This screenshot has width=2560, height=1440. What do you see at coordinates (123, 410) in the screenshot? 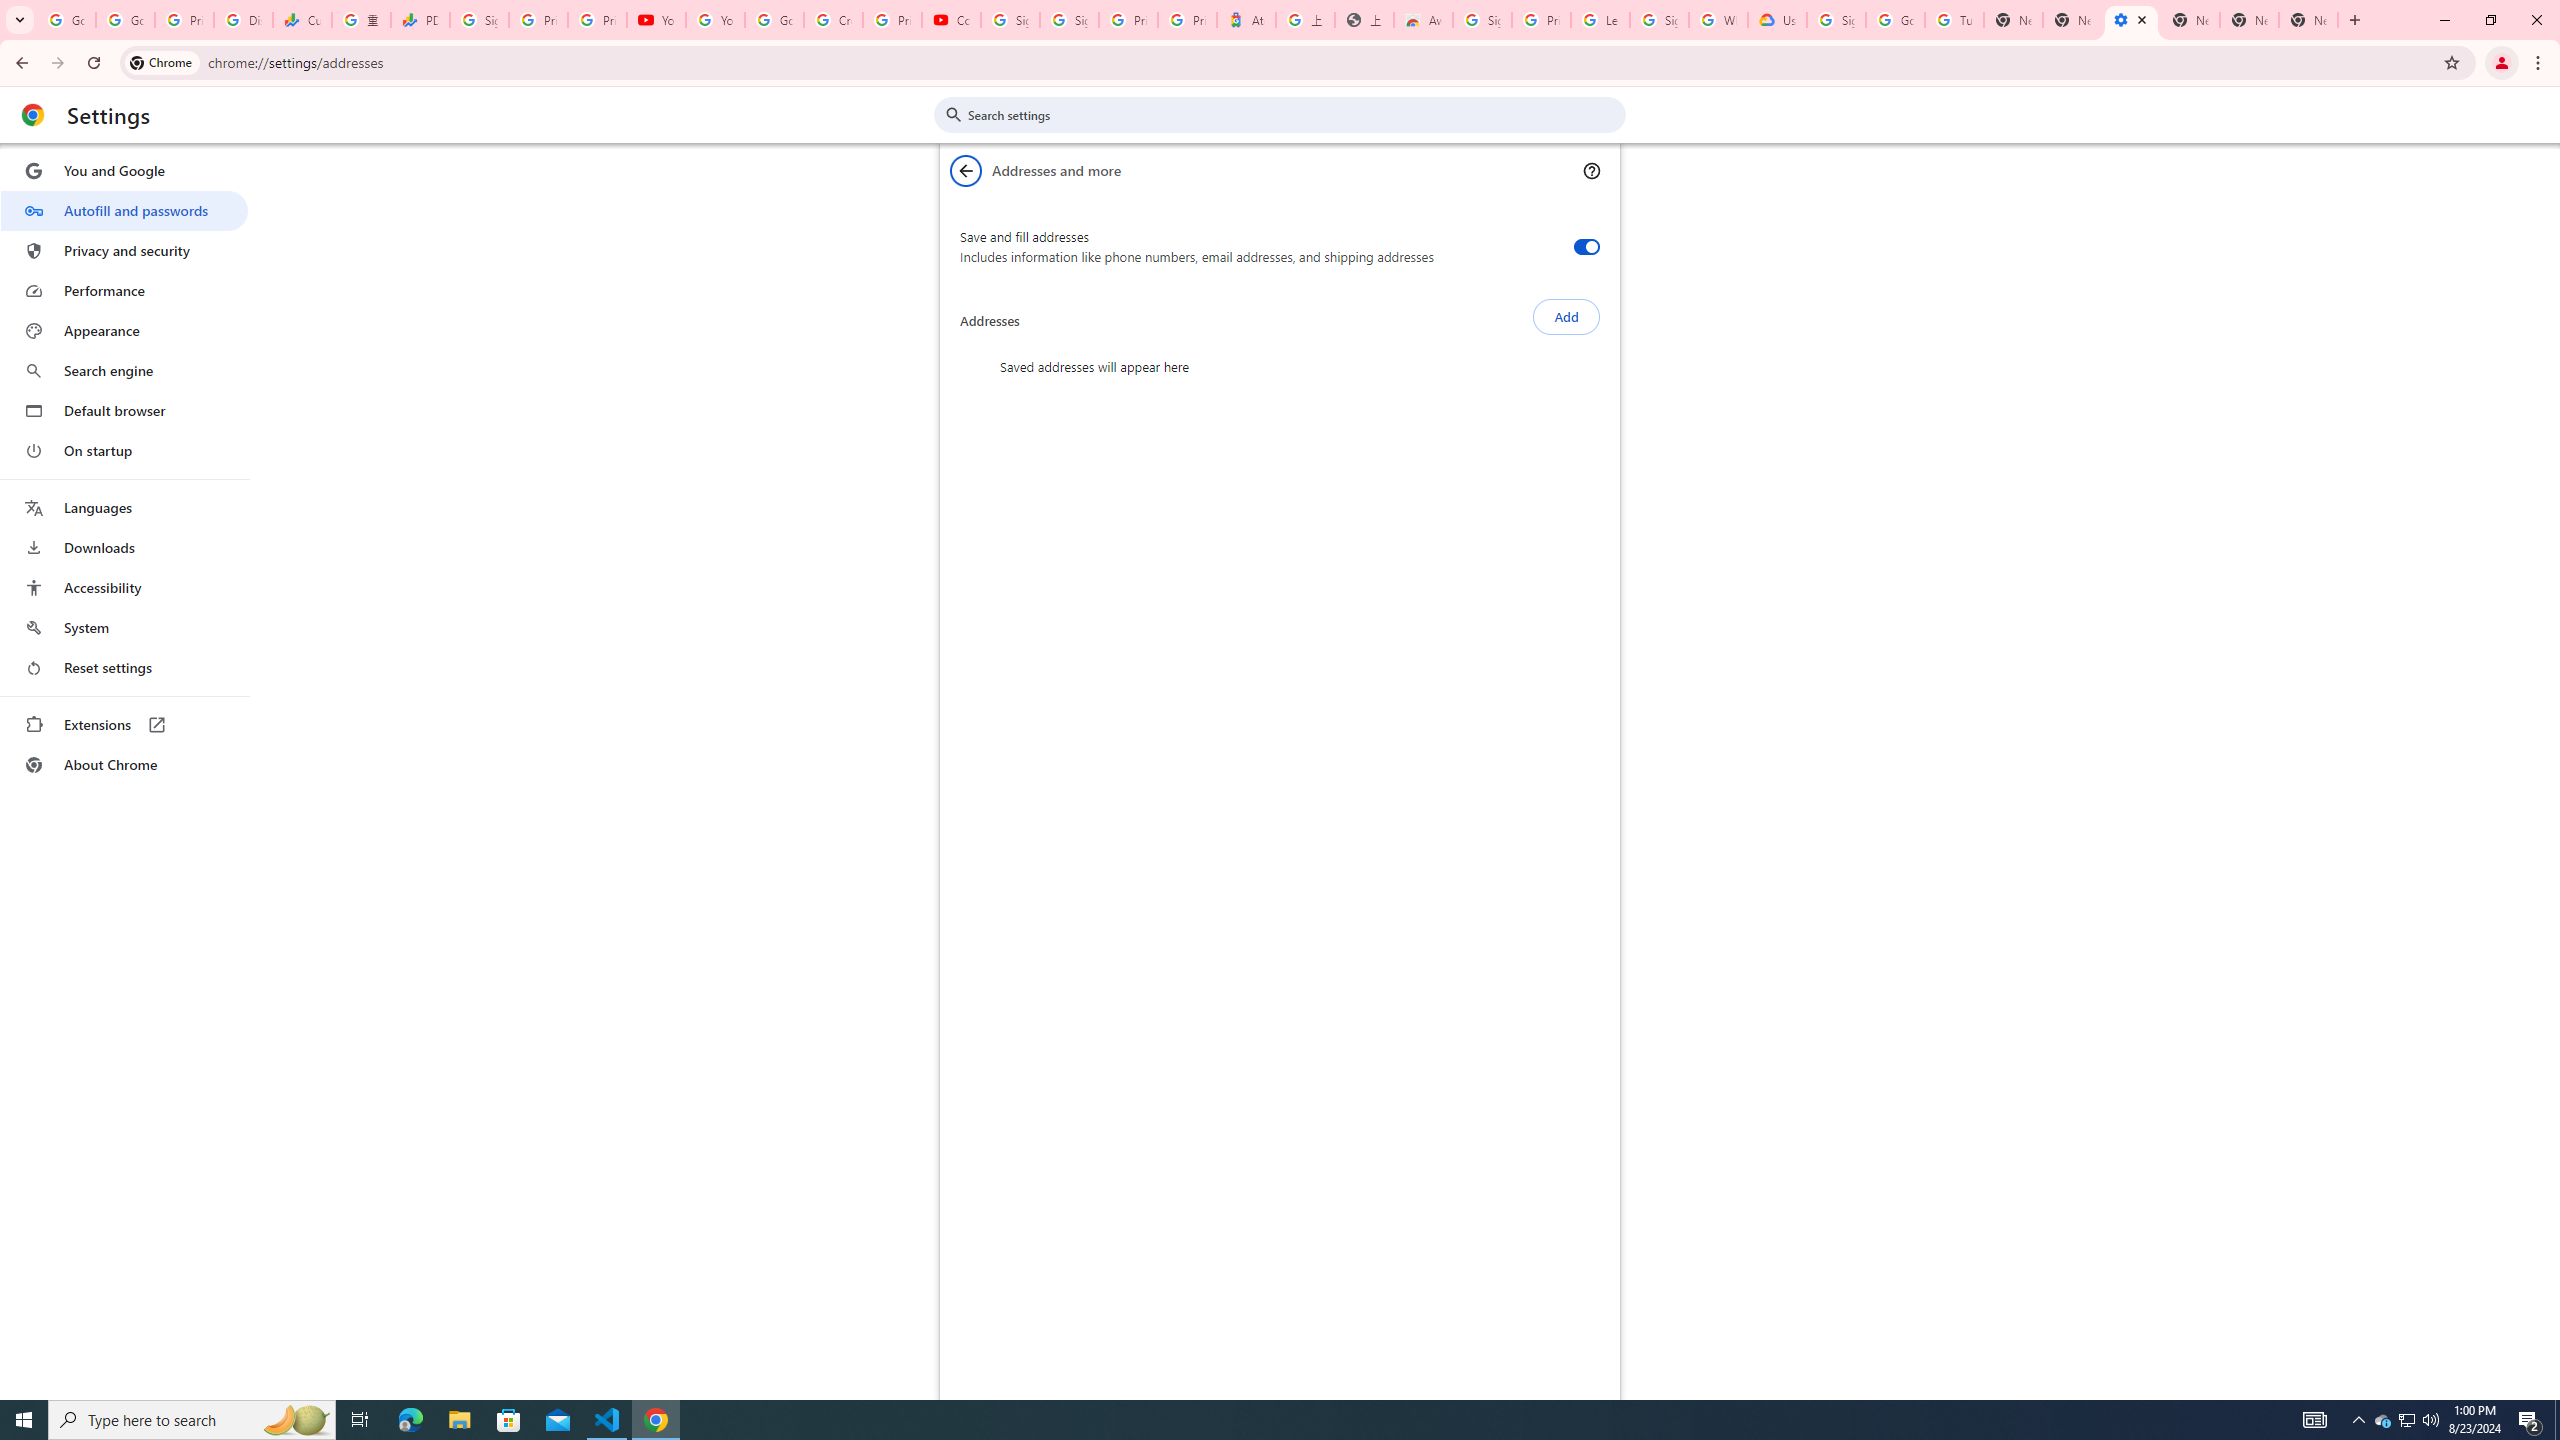
I see `'Default browser'` at bounding box center [123, 410].